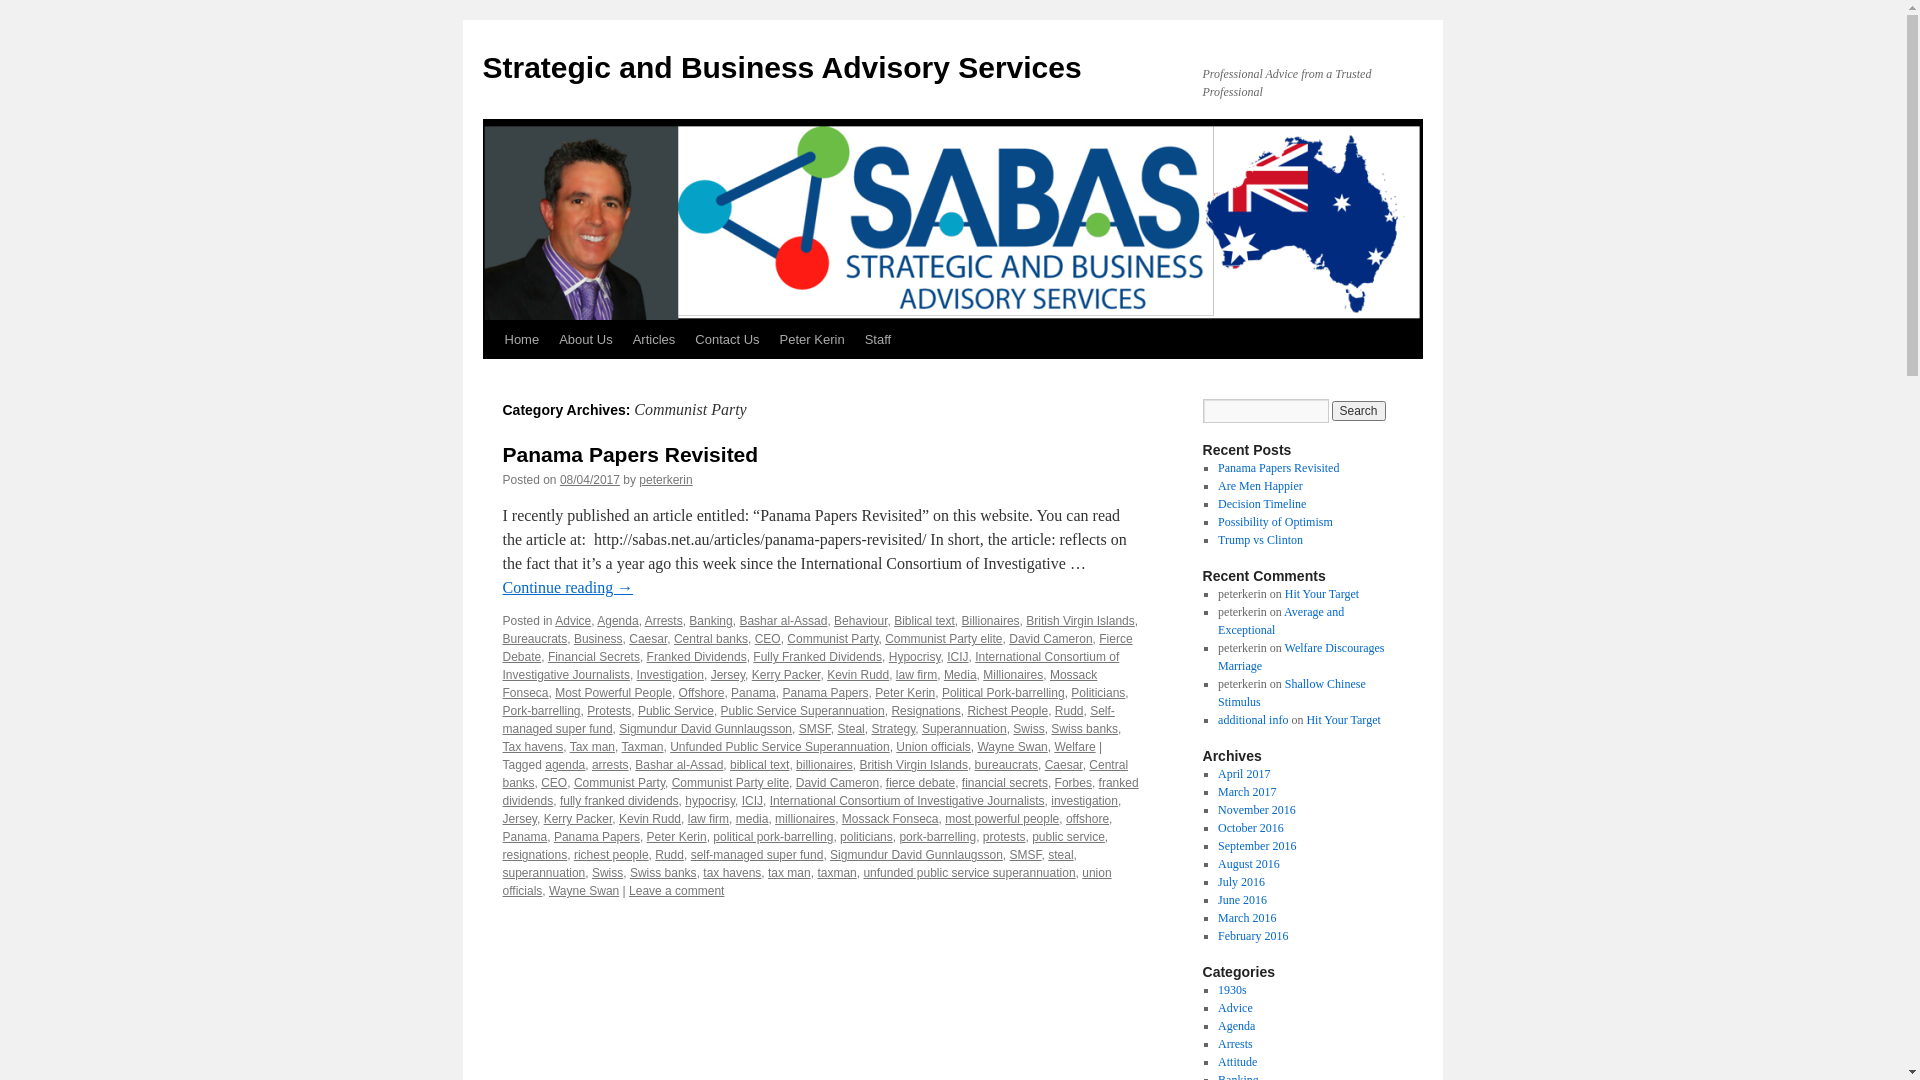  Describe the element at coordinates (1240, 881) in the screenshot. I see `'July 2016'` at that location.